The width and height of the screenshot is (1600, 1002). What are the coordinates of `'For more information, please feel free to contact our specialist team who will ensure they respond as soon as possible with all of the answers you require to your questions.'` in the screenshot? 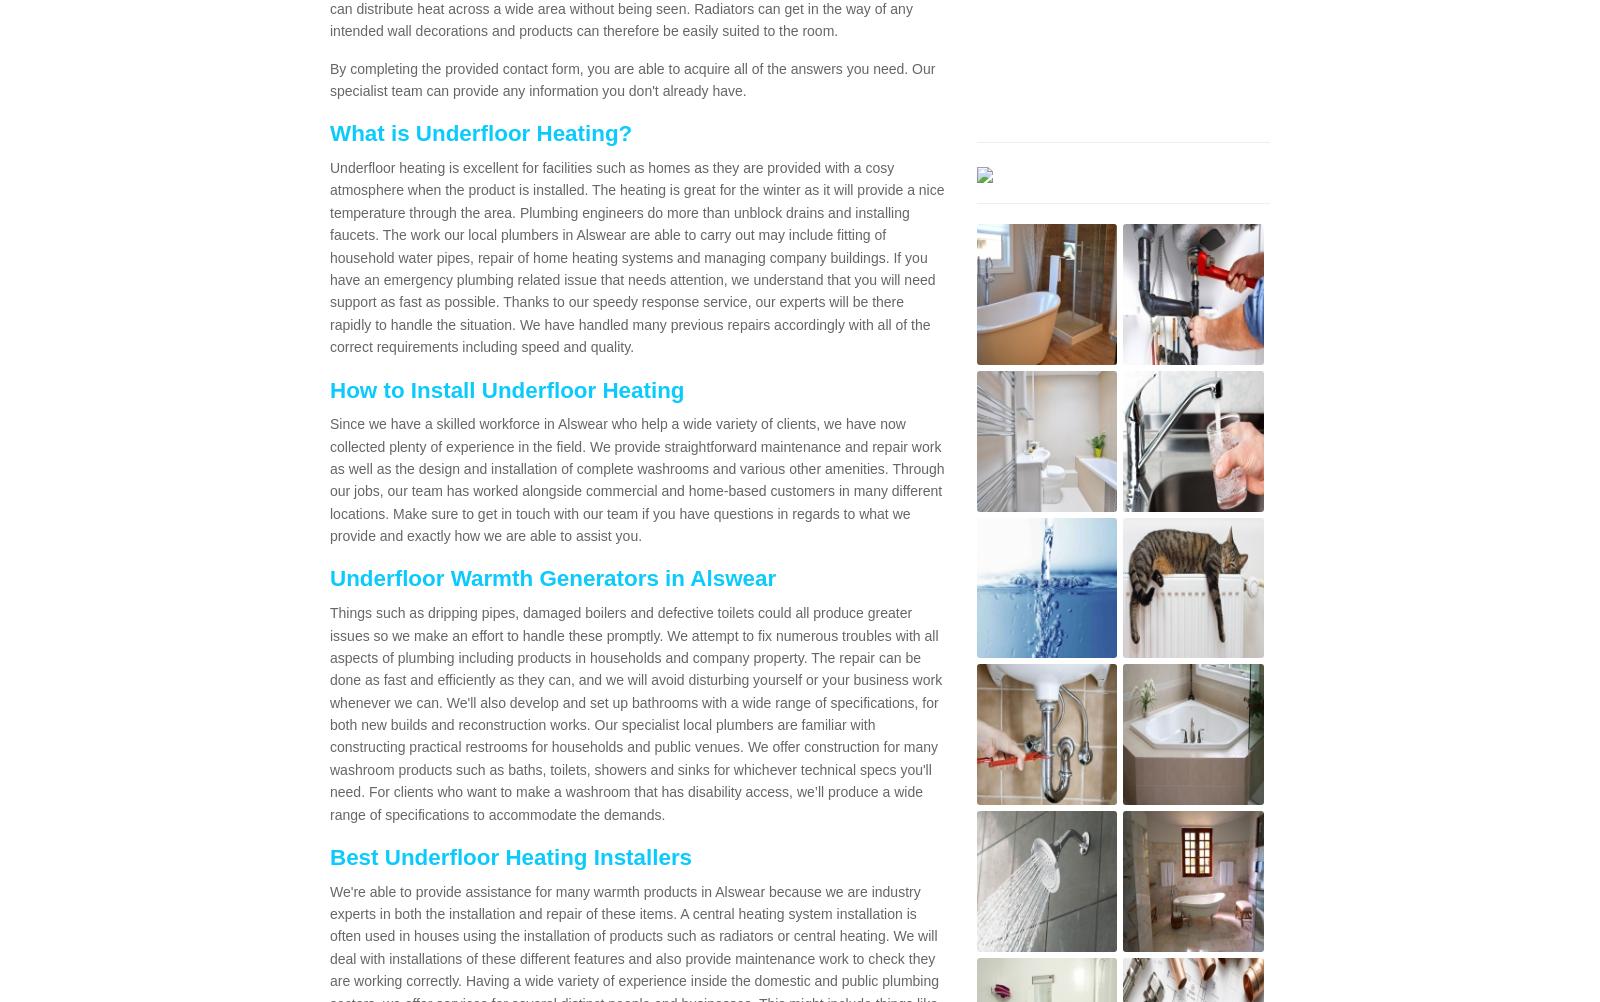 It's located at (340, 754).